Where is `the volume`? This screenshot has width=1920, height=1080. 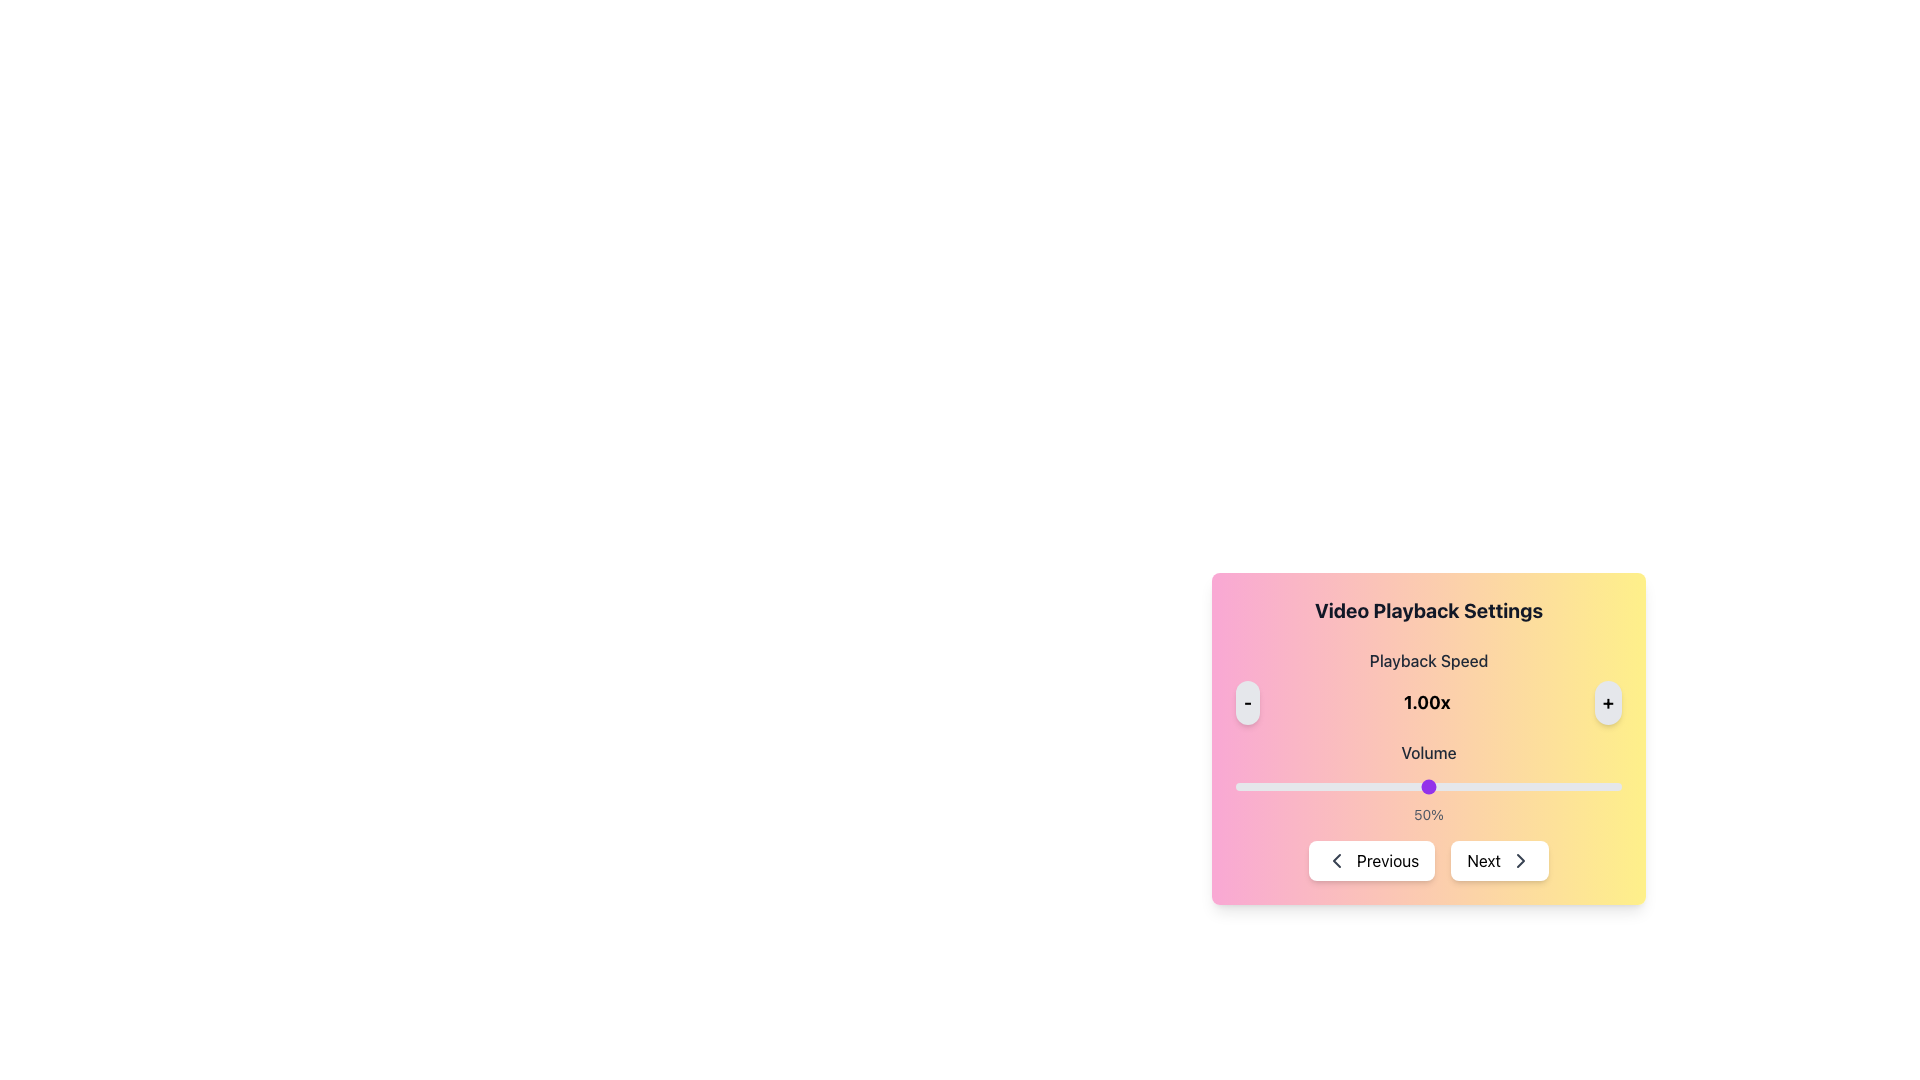
the volume is located at coordinates (1320, 785).